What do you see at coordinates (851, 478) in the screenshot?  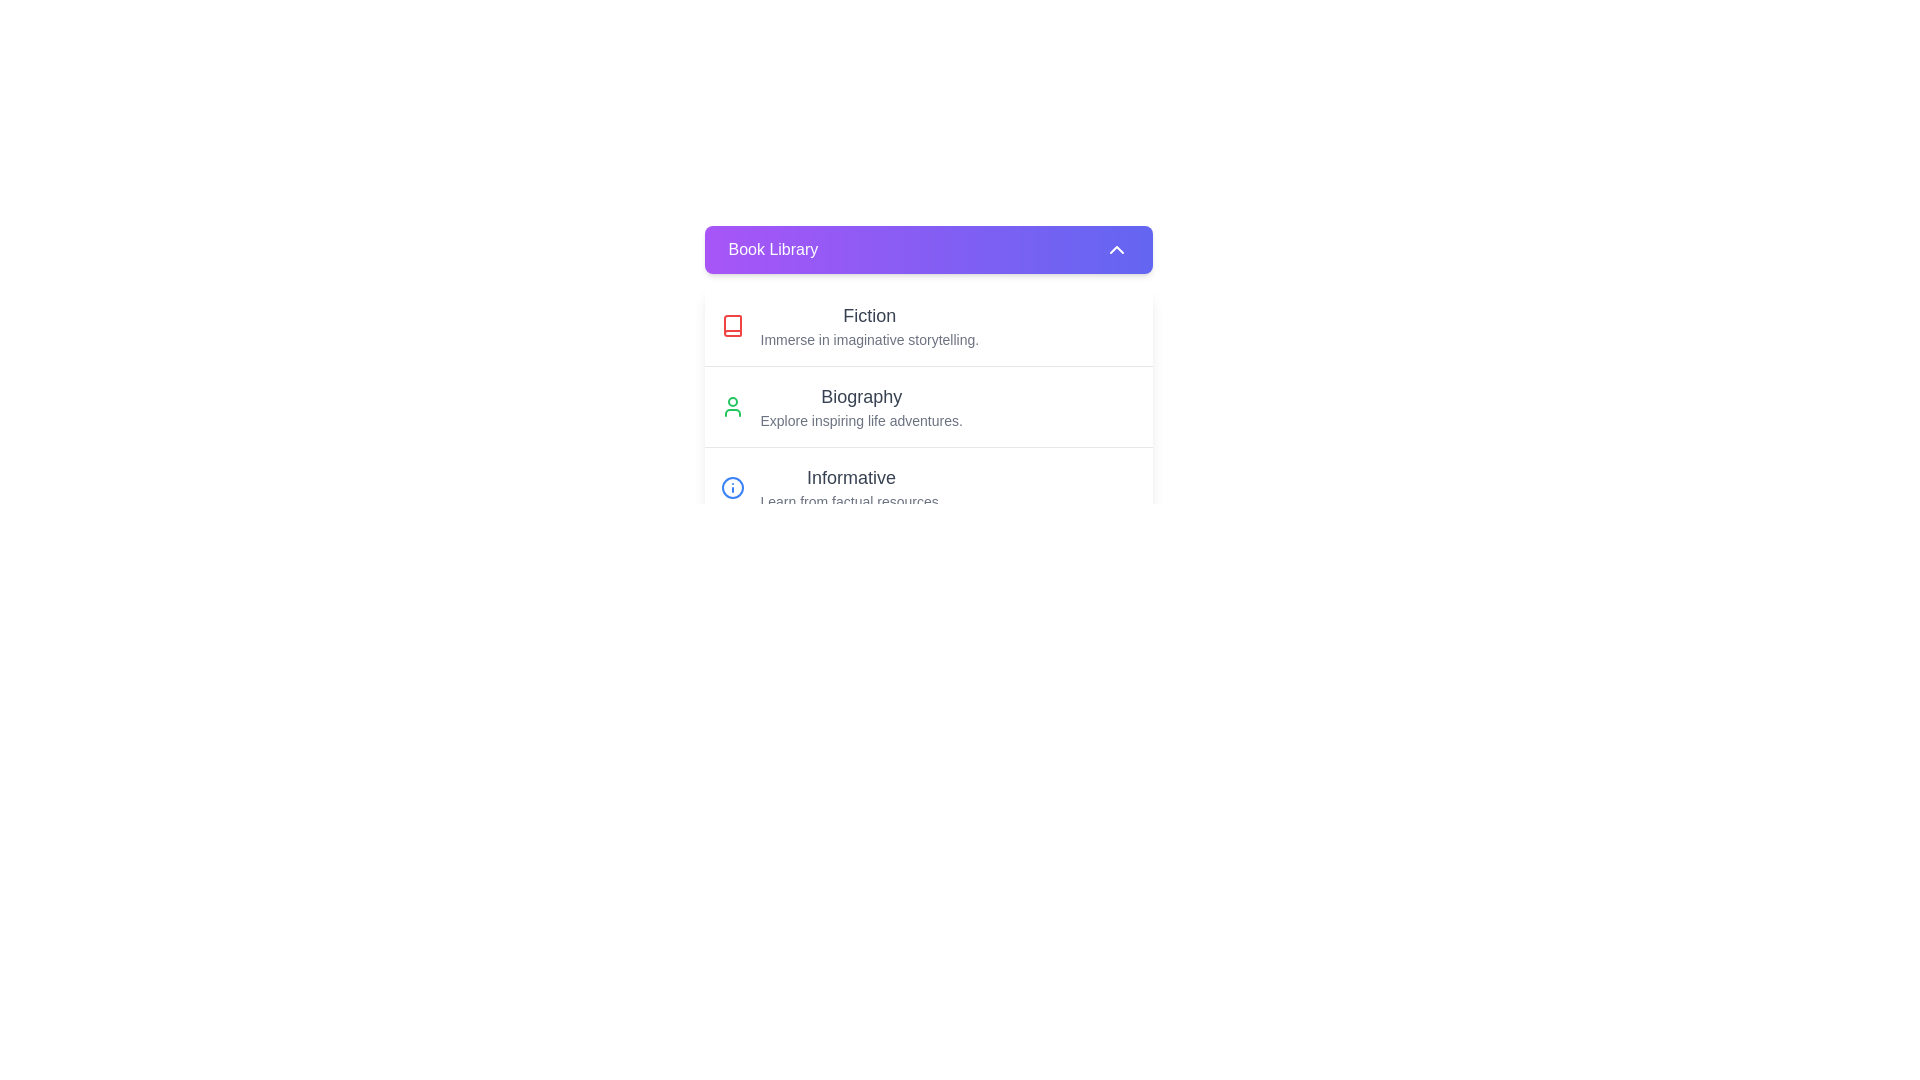 I see `text label that identifies a category or section in the Book Library, positioned above the text 'Learn from factual resources.'` at bounding box center [851, 478].